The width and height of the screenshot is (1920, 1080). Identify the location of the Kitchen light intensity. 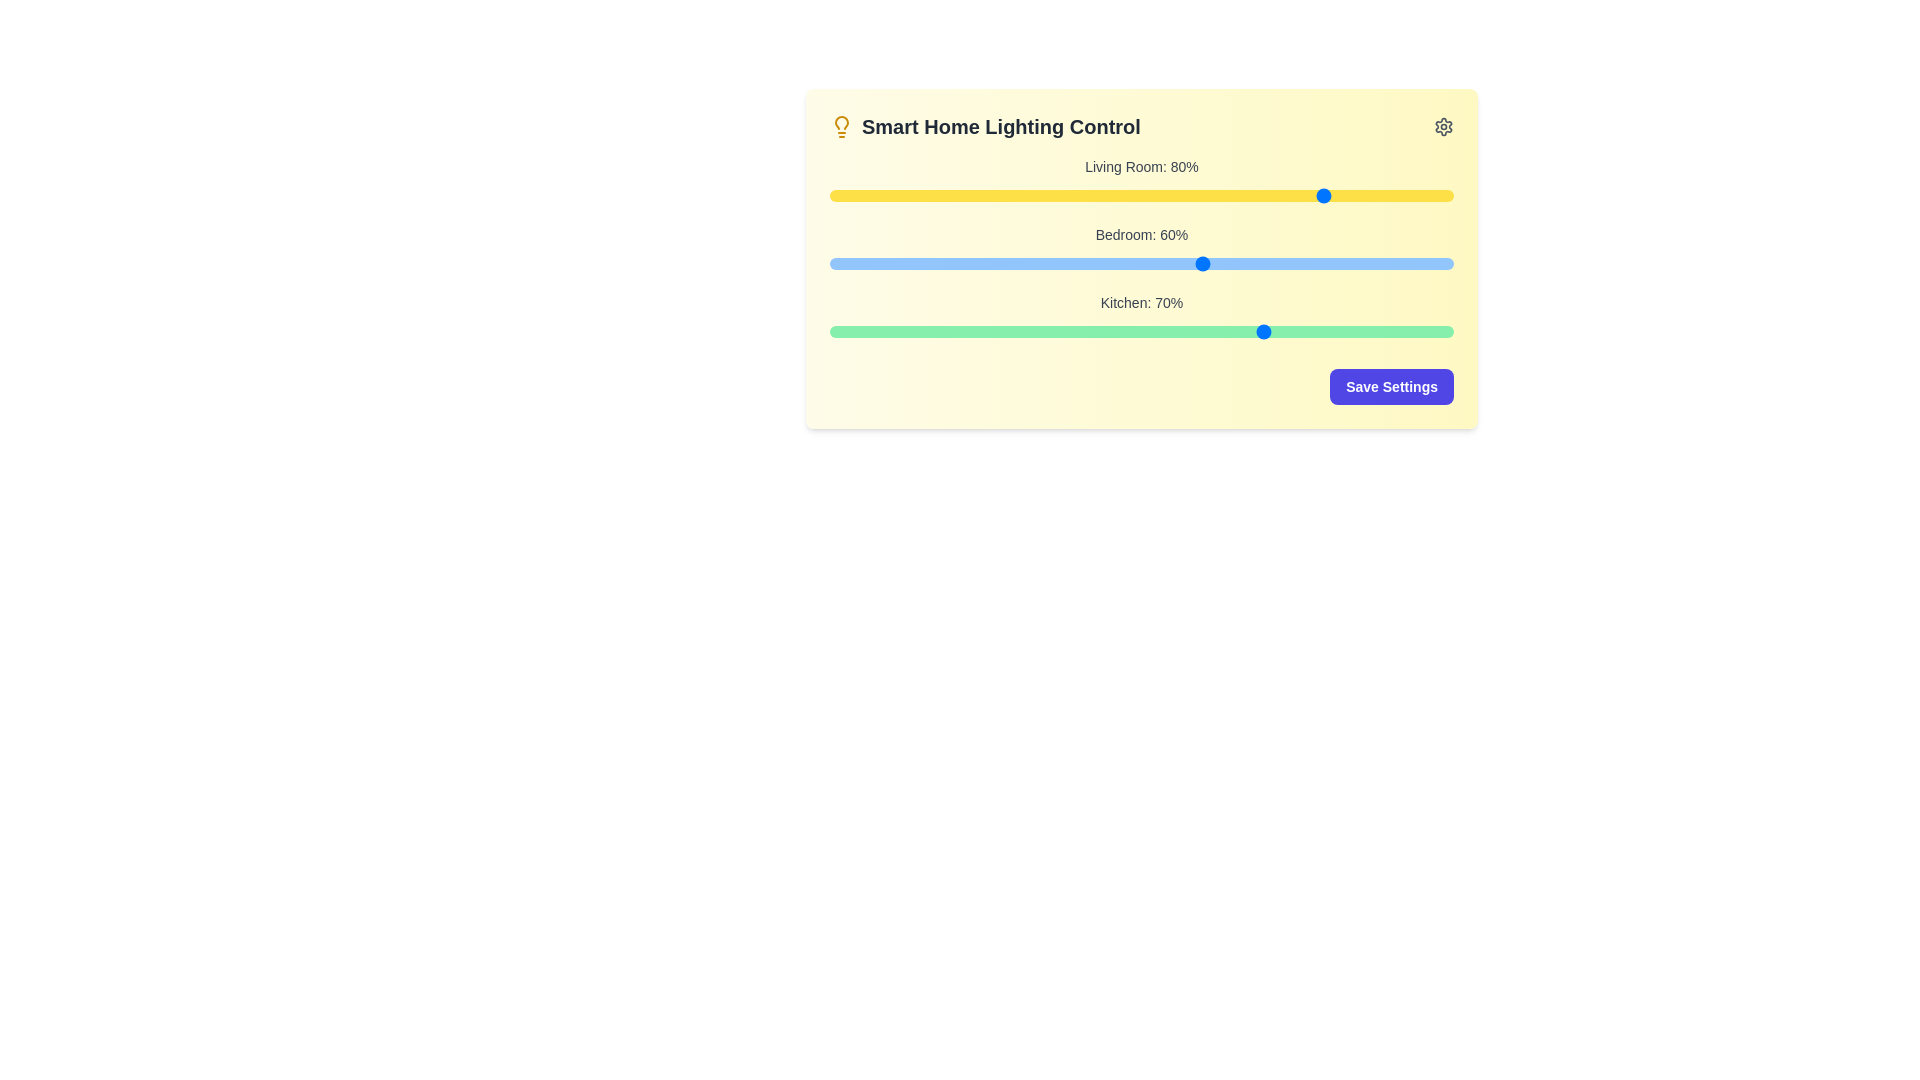
(935, 330).